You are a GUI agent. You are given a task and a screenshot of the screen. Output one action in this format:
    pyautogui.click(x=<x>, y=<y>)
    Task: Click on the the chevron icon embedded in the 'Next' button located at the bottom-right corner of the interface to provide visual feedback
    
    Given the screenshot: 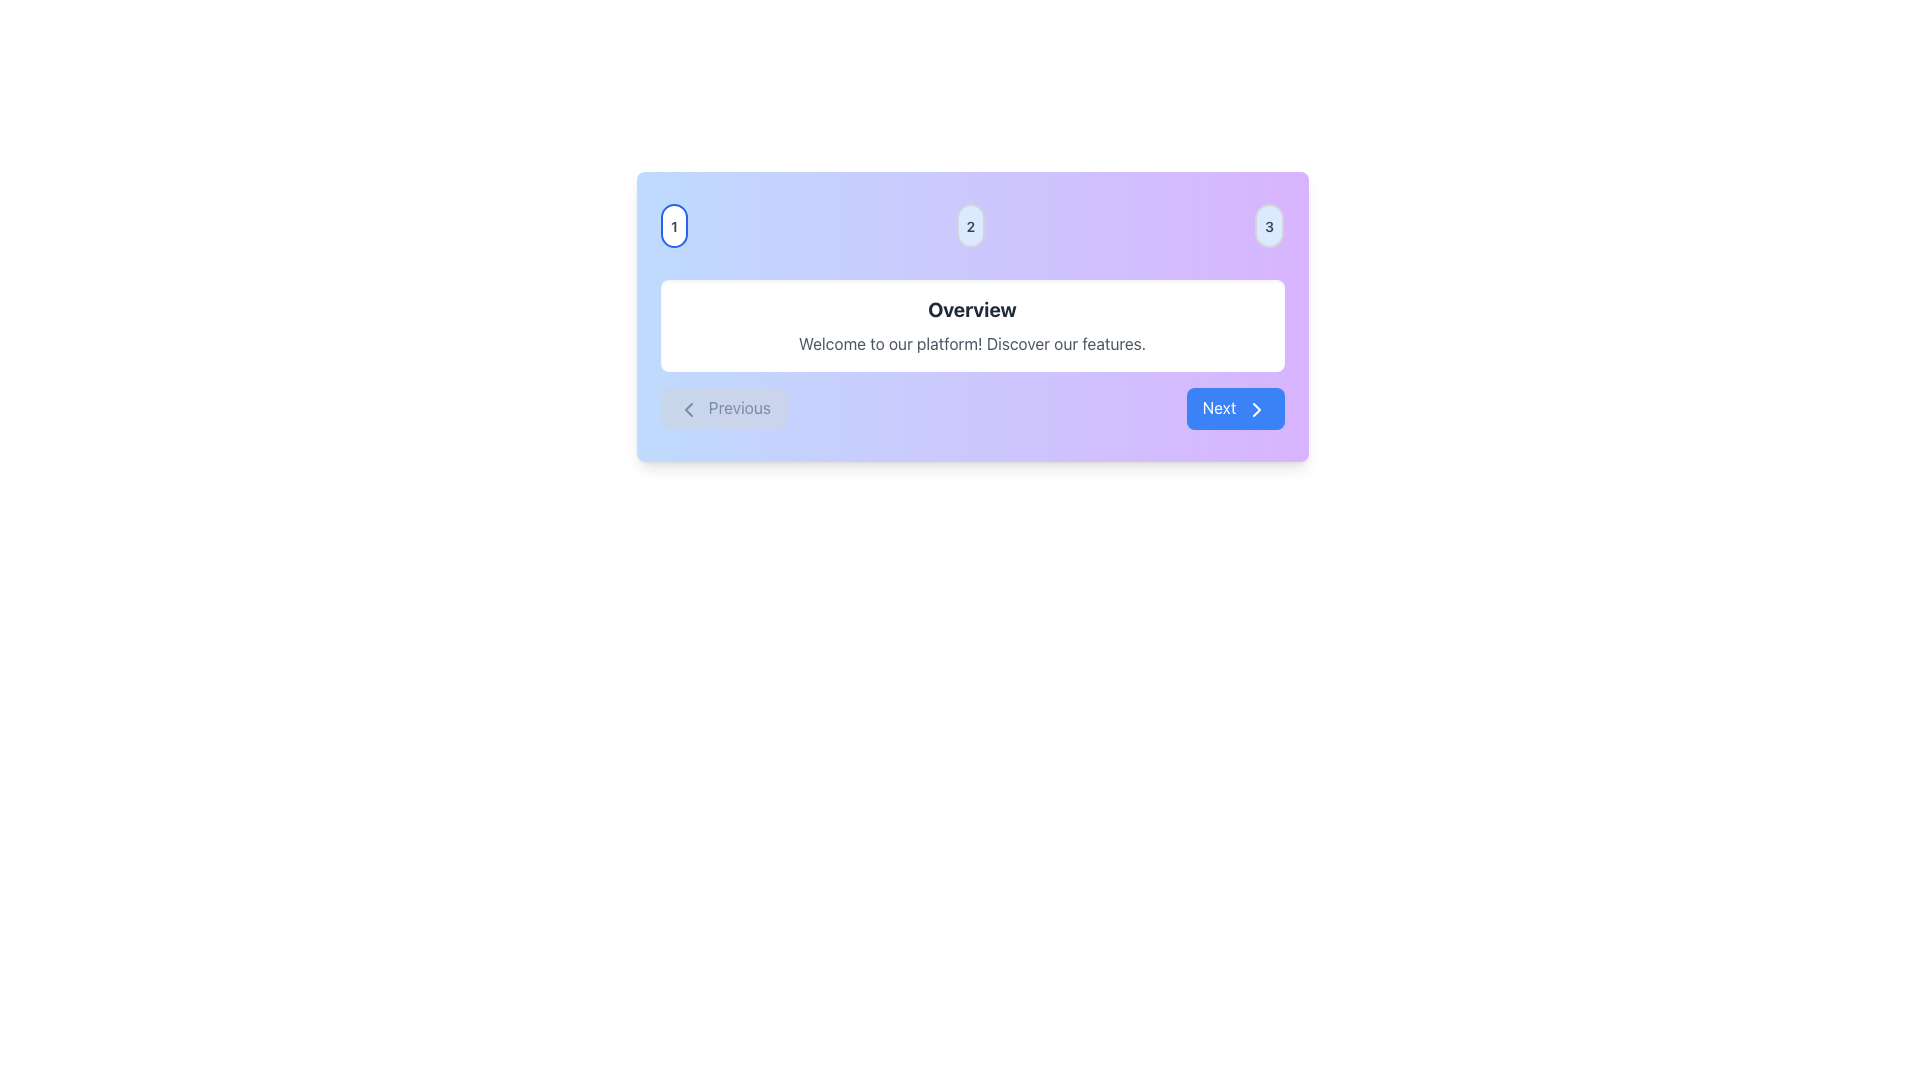 What is the action you would take?
    pyautogui.click(x=1255, y=408)
    